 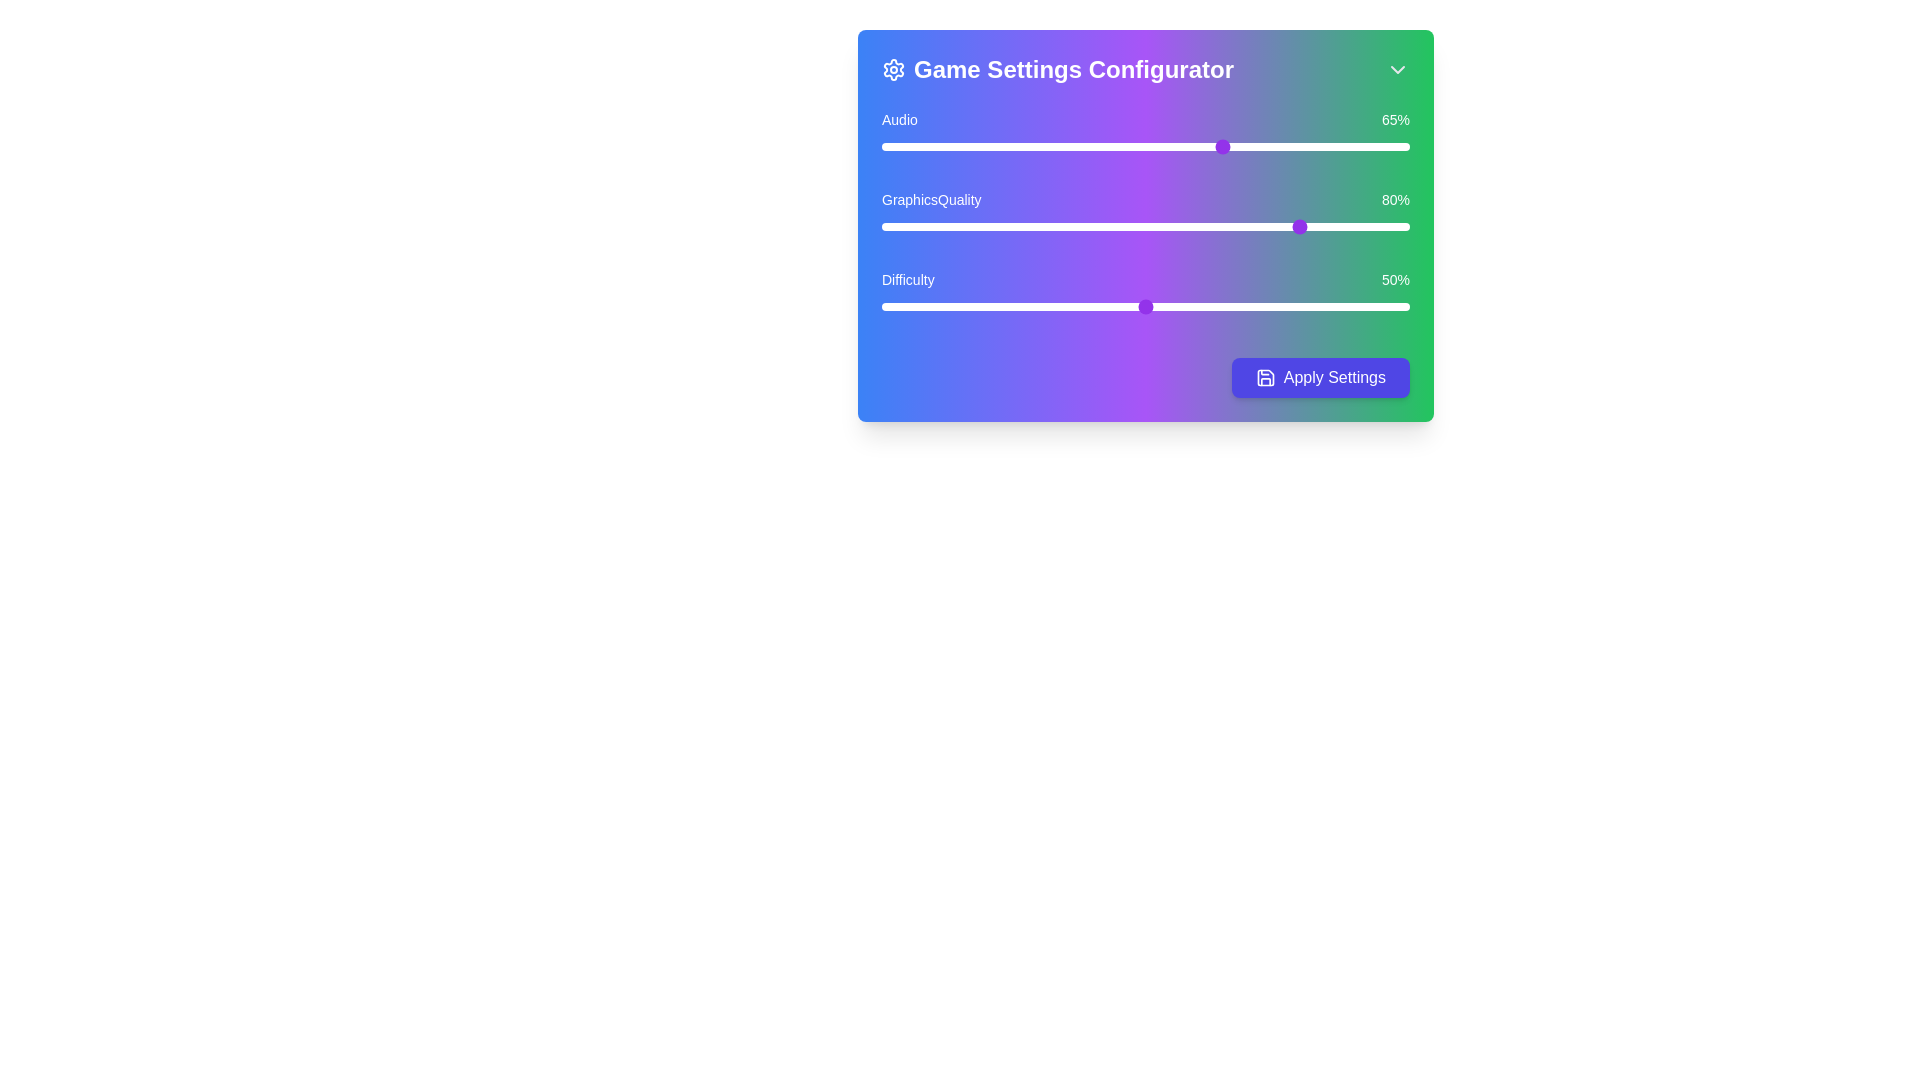 What do you see at coordinates (1395, 119) in the screenshot?
I see `the percentage value '65%' displayed in white text on a green background, which is located to the right of the slider in the 'Audio' settings interface` at bounding box center [1395, 119].